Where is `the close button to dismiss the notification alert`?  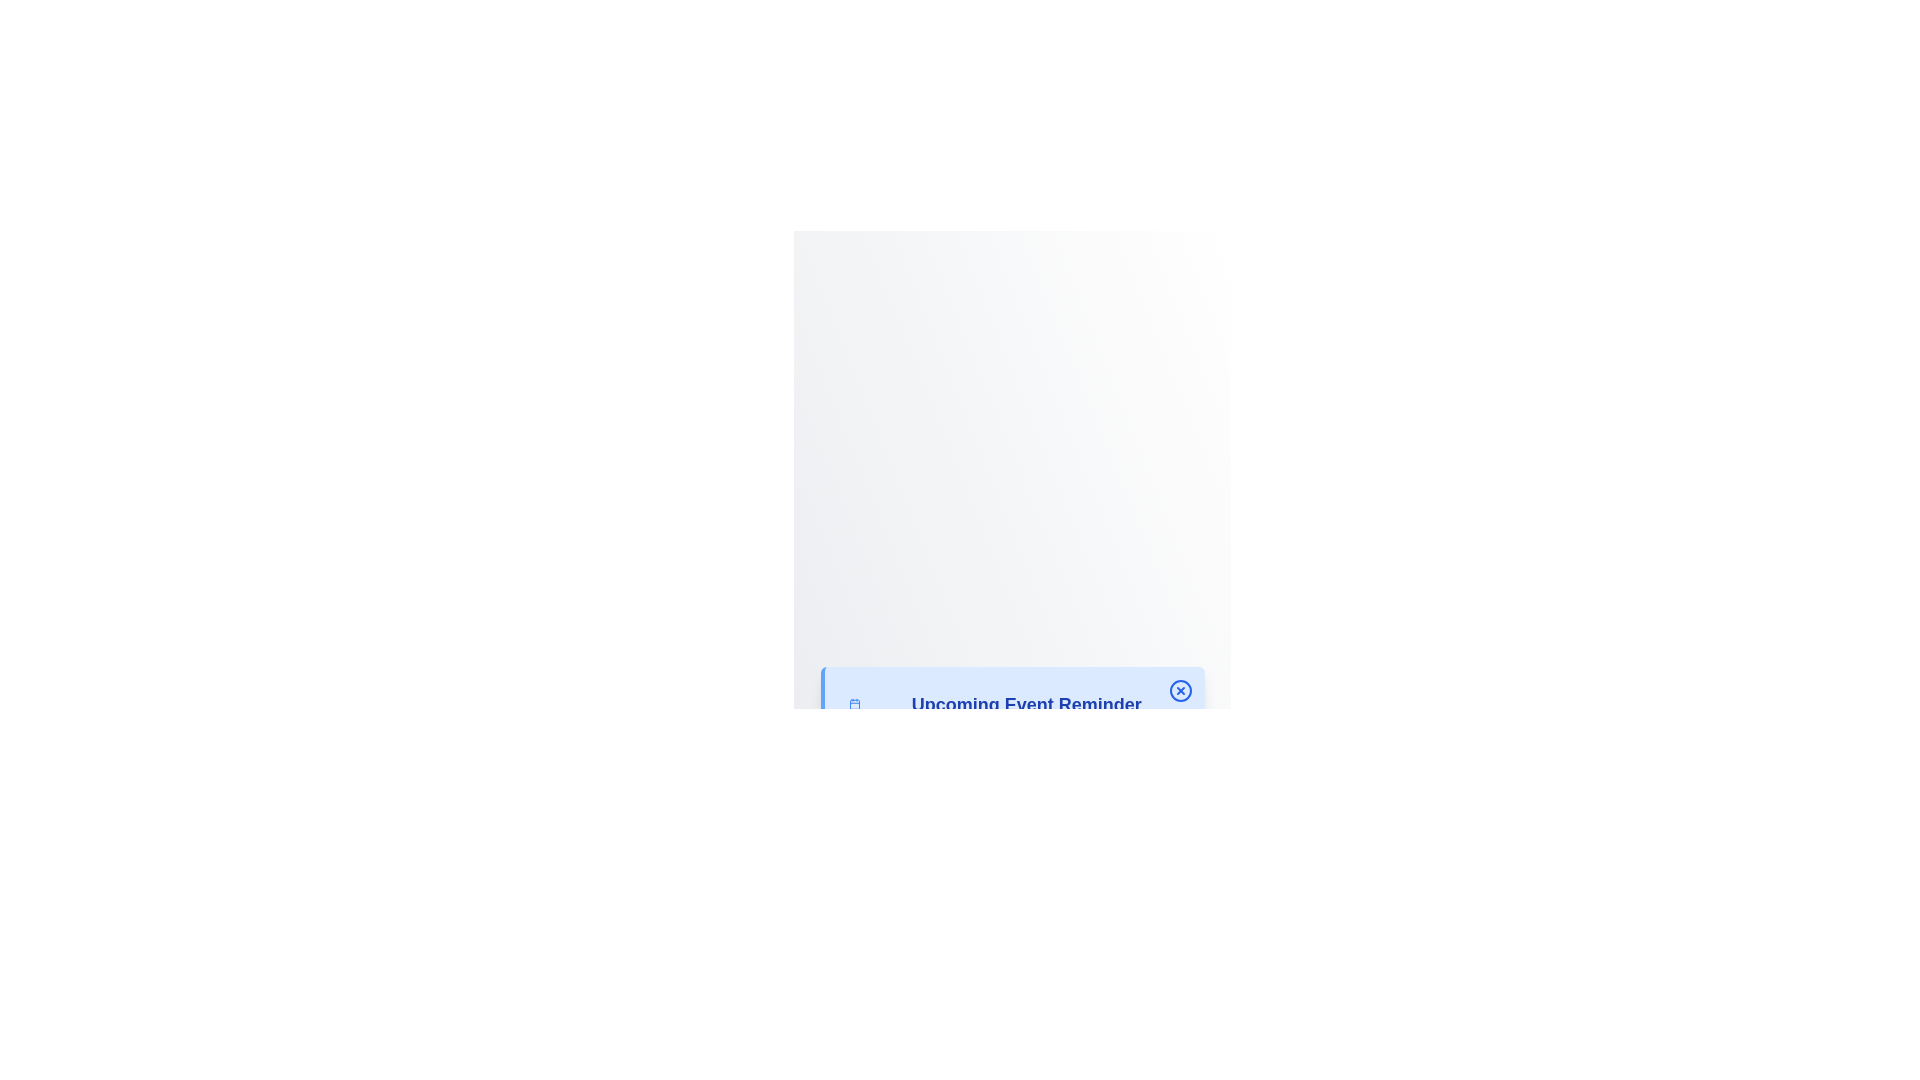
the close button to dismiss the notification alert is located at coordinates (1180, 689).